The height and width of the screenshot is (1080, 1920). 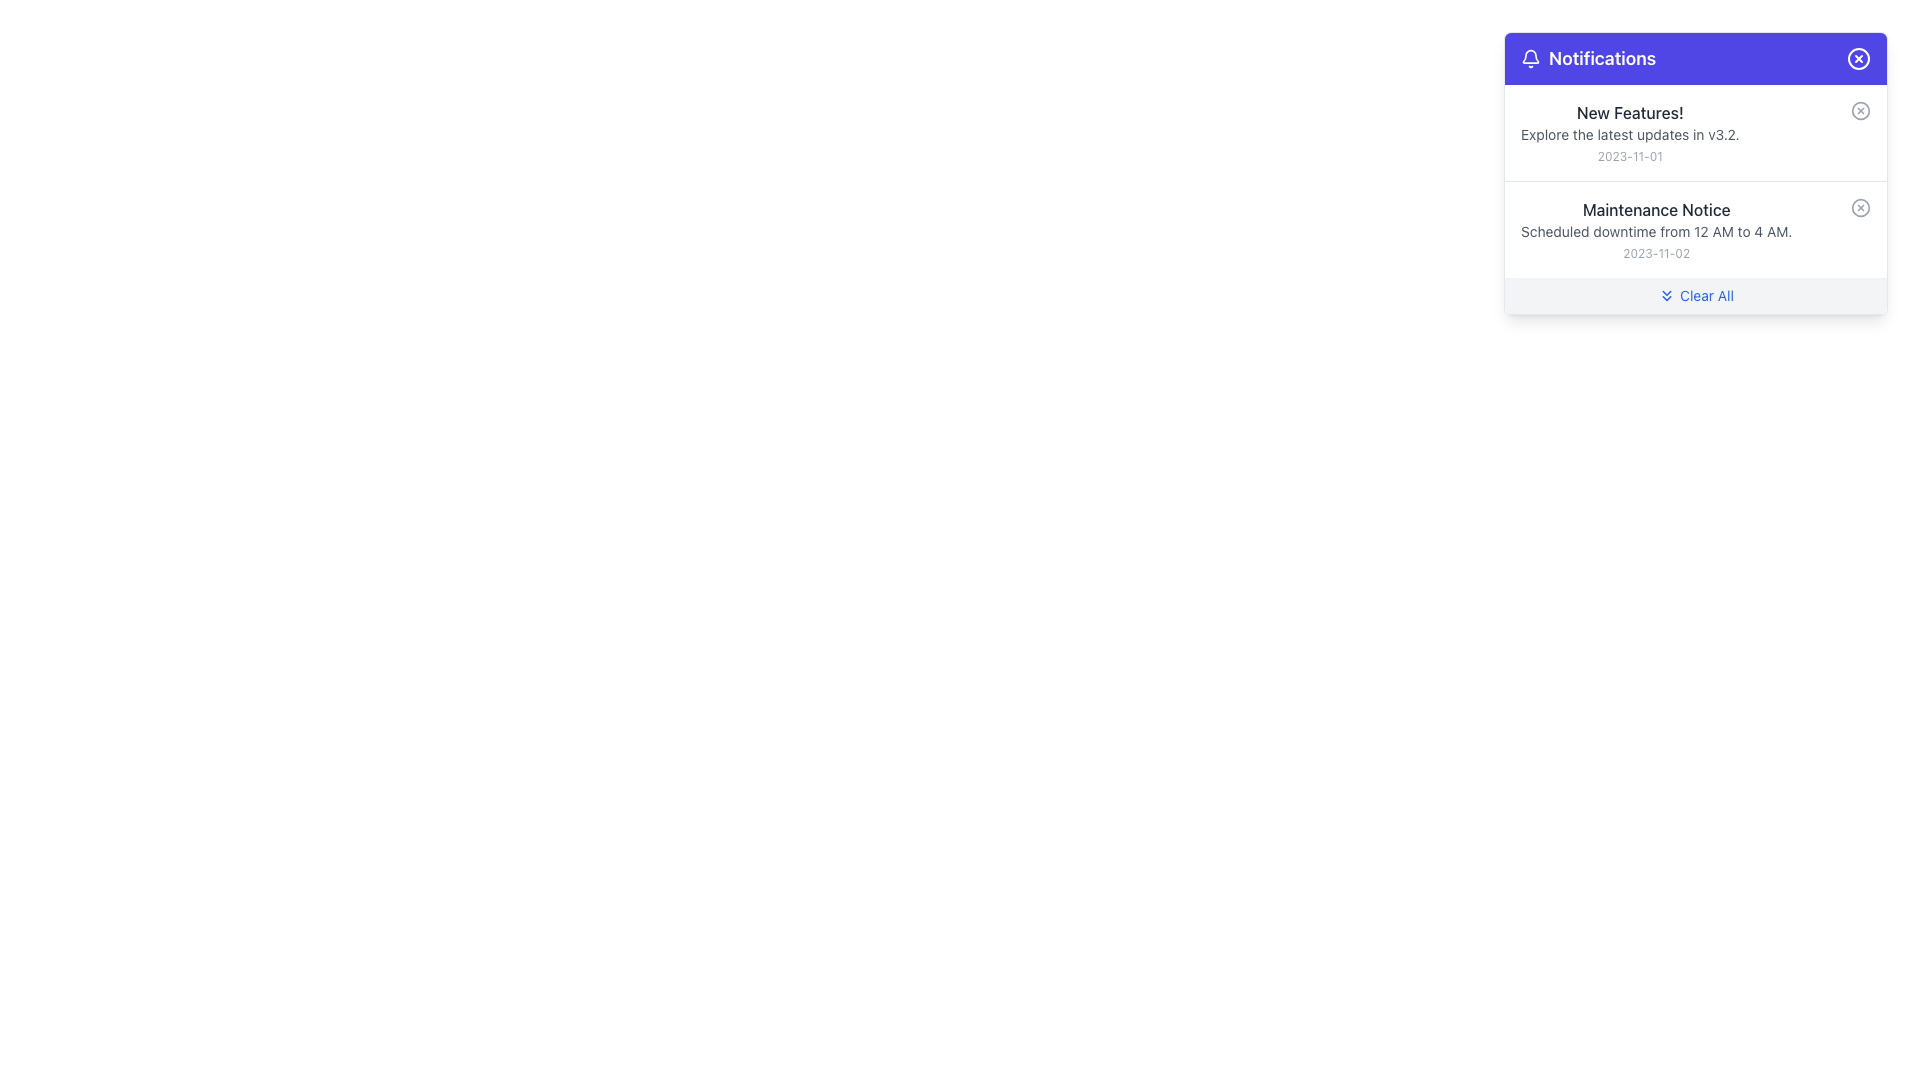 What do you see at coordinates (1530, 55) in the screenshot?
I see `the main body of the notification bell icon located at the top-right of the notification panel` at bounding box center [1530, 55].